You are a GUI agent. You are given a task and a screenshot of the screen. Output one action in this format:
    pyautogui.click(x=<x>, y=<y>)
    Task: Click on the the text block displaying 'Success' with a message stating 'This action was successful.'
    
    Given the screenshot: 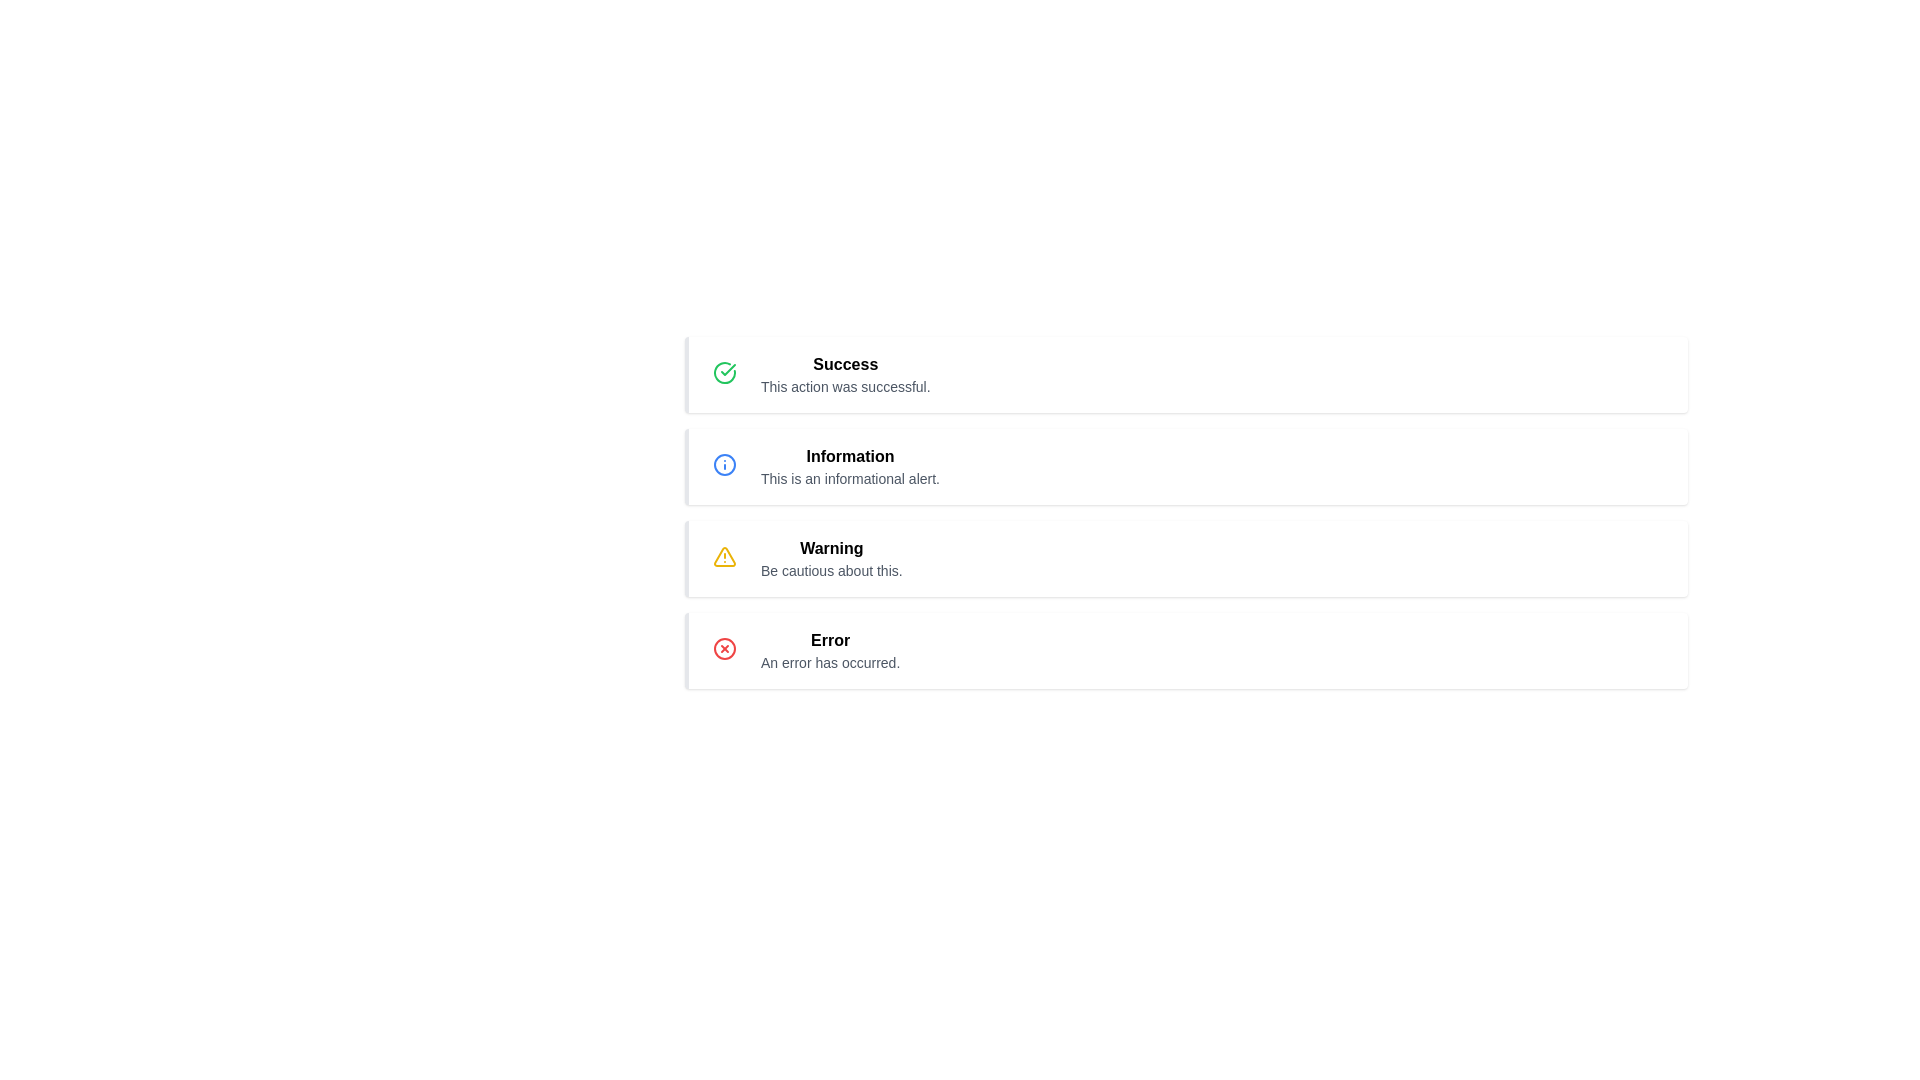 What is the action you would take?
    pyautogui.click(x=845, y=374)
    